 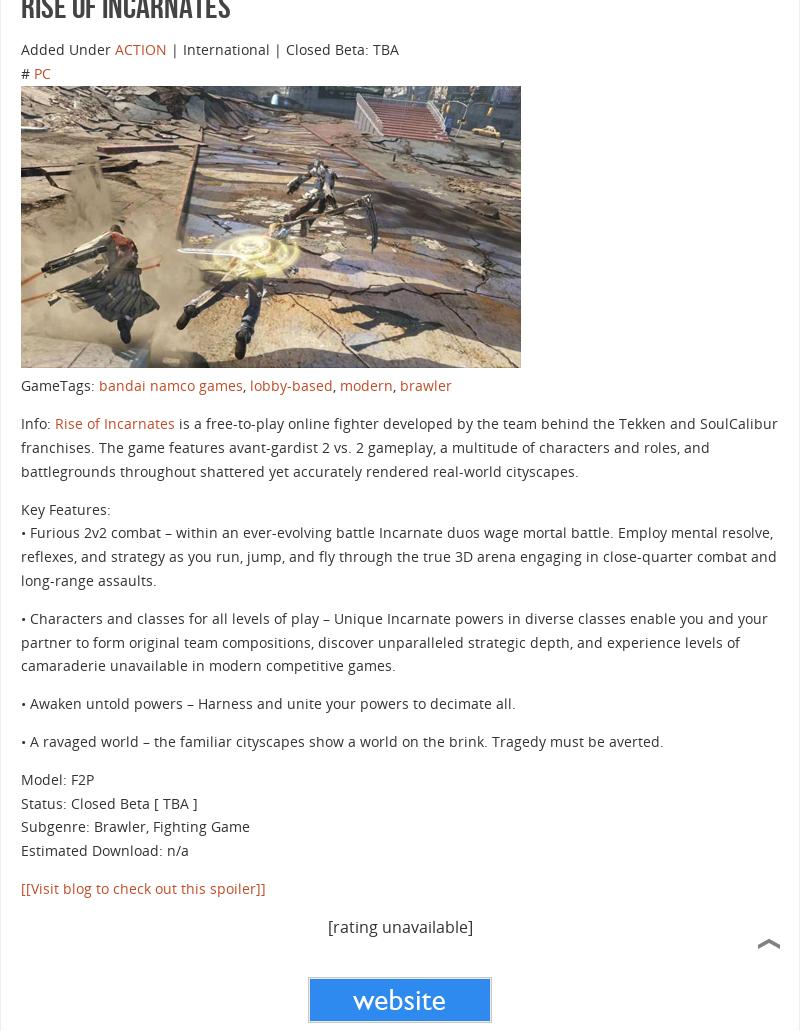 What do you see at coordinates (54, 826) in the screenshot?
I see `'Subgenre:'` at bounding box center [54, 826].